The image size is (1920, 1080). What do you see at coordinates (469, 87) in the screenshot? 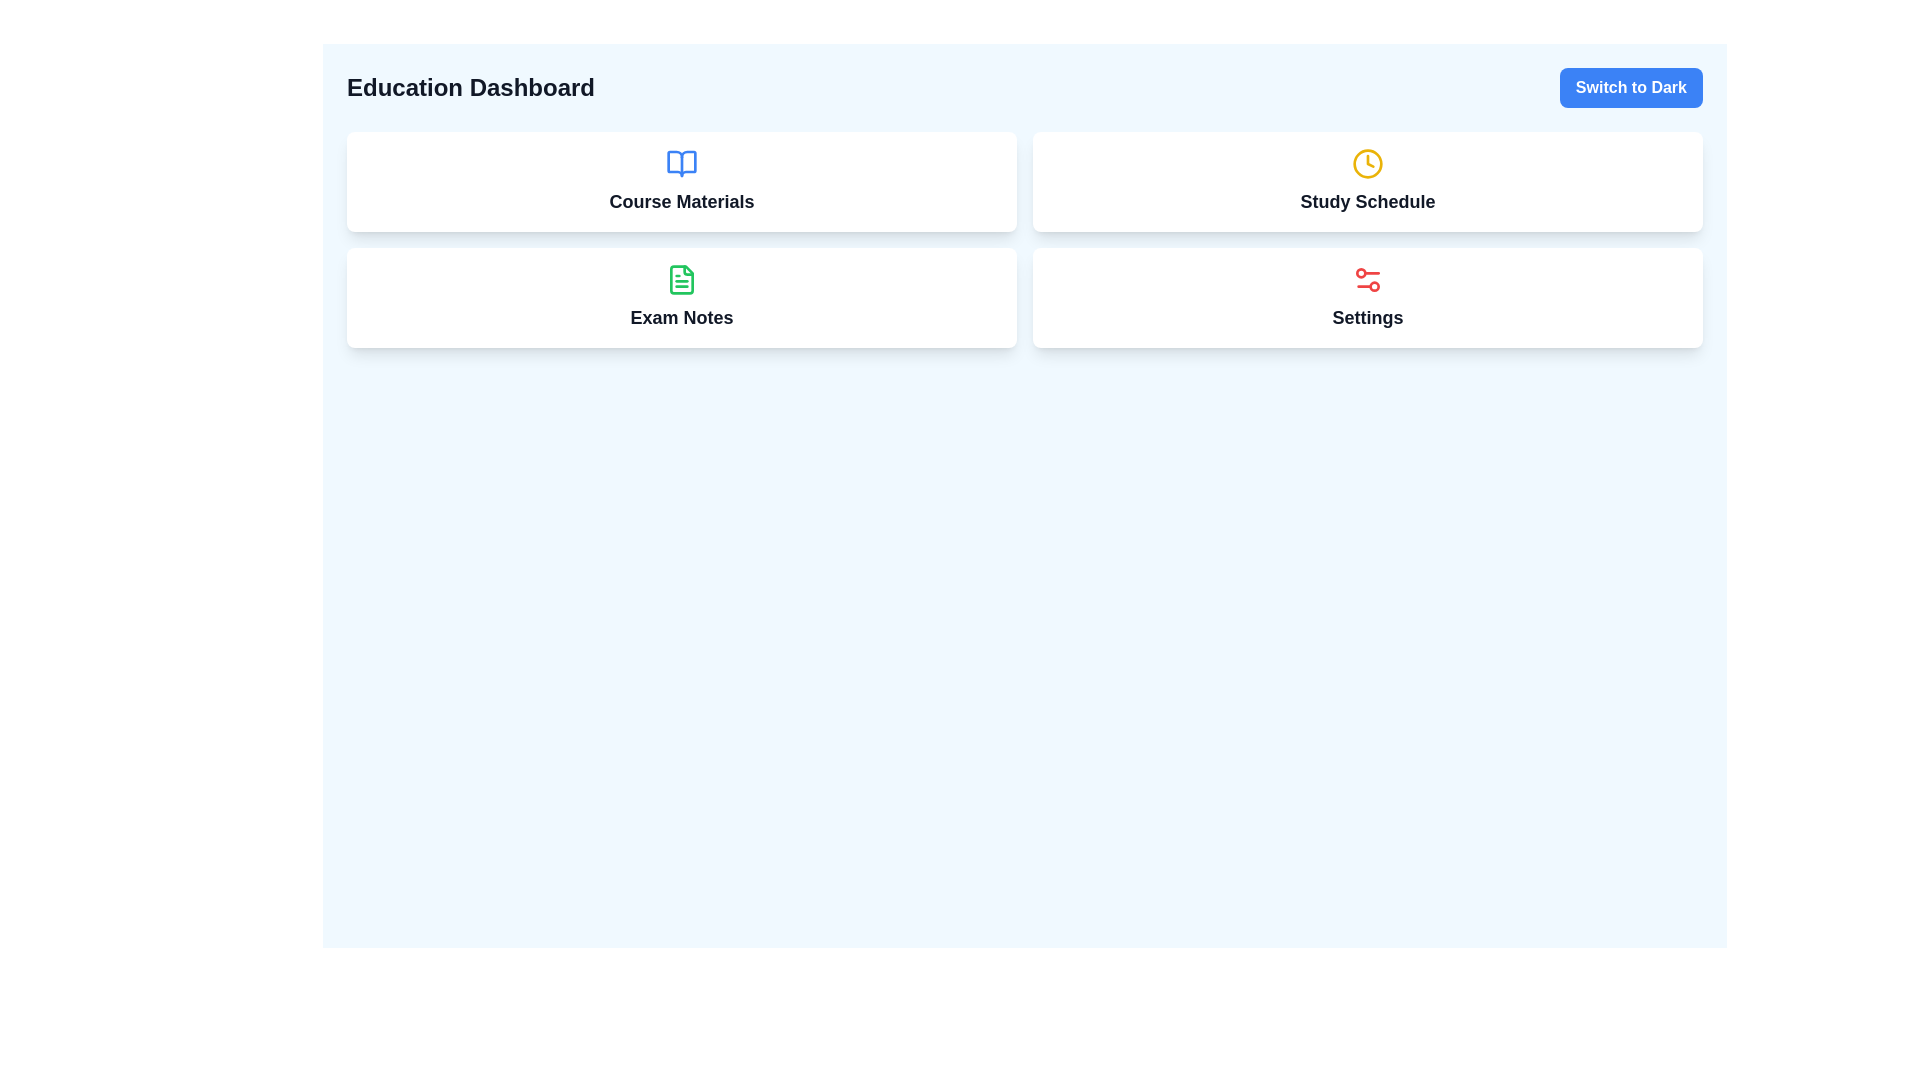
I see `the static text label reading 'Education Dashboard', which is prominently displayed in a large, bold font at the top-left section of the interface` at bounding box center [469, 87].